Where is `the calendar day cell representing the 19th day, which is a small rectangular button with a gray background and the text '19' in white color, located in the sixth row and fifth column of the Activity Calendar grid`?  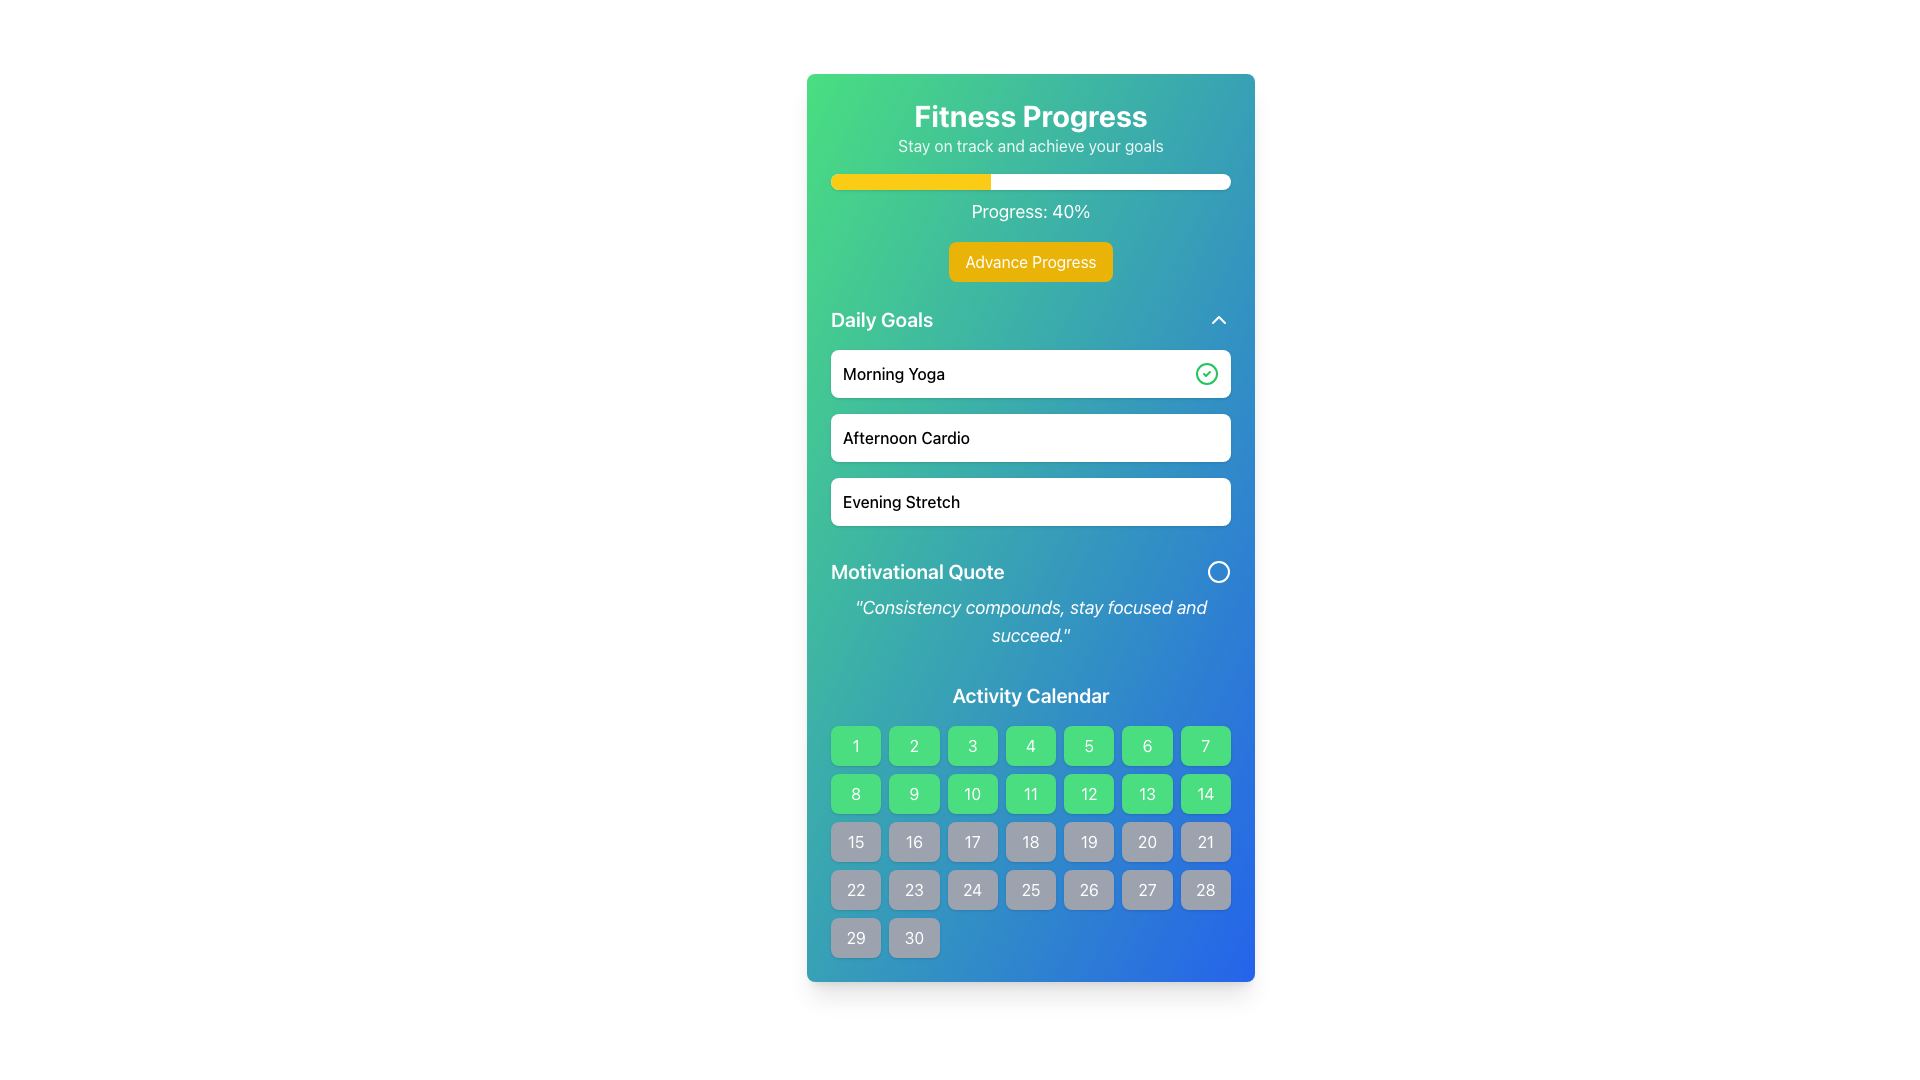
the calendar day cell representing the 19th day, which is a small rectangular button with a gray background and the text '19' in white color, located in the sixth row and fifth column of the Activity Calendar grid is located at coordinates (1088, 841).